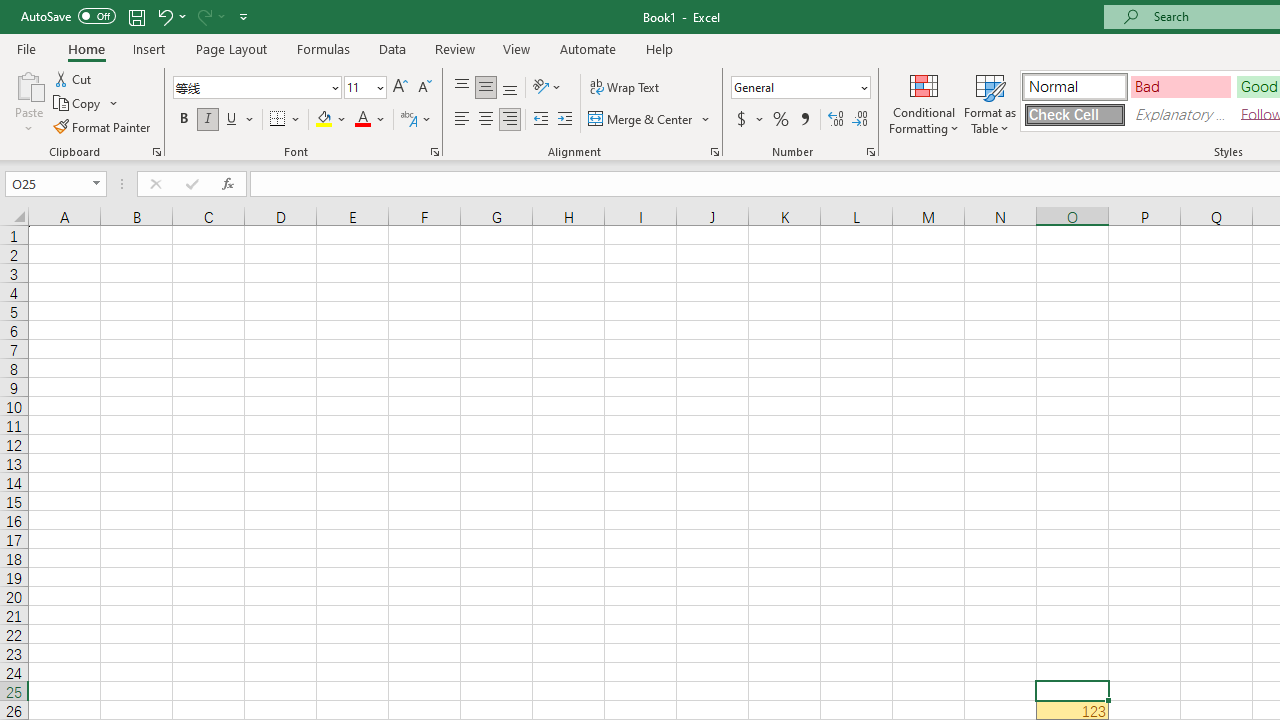  Describe the element at coordinates (74, 78) in the screenshot. I see `'Cut'` at that location.